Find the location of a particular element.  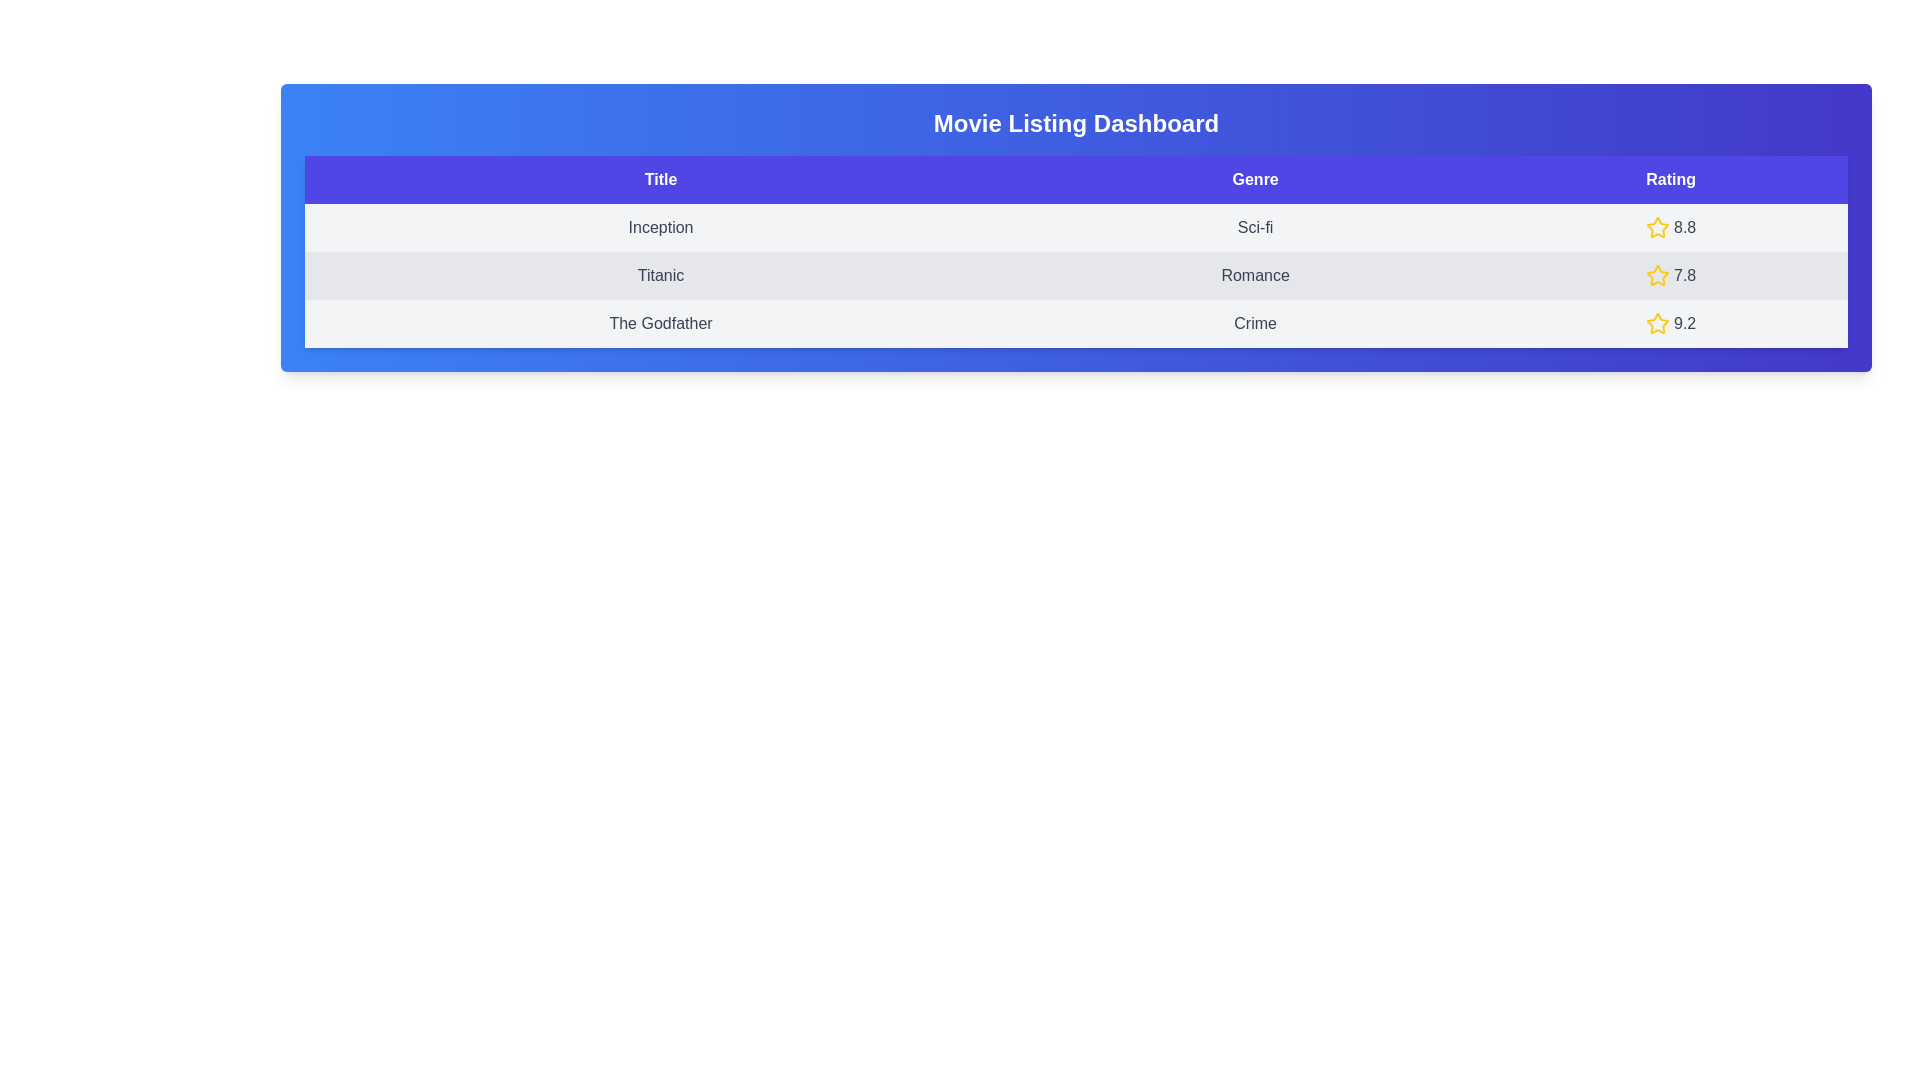

the static text label indicating the genre of the movie in the third row of the table under the 'Genre' column, located between 'The Godfather' title and the rating '9.2' is located at coordinates (1254, 323).